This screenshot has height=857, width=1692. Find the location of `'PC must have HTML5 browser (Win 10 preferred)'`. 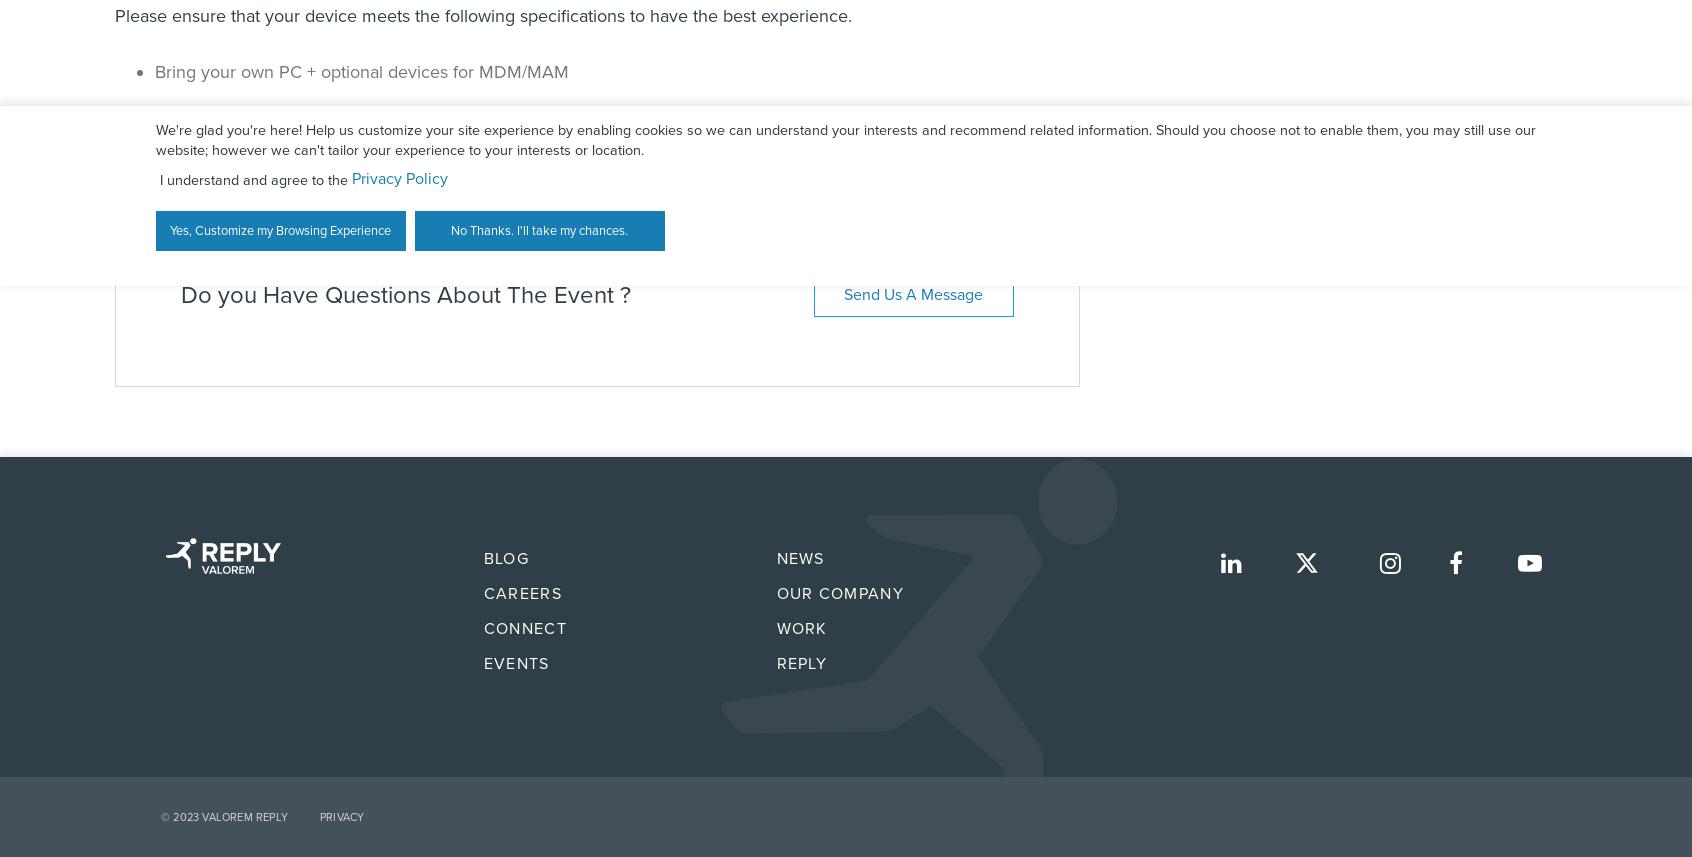

'PC must have HTML5 browser (Win 10 preferred)' is located at coordinates (344, 110).